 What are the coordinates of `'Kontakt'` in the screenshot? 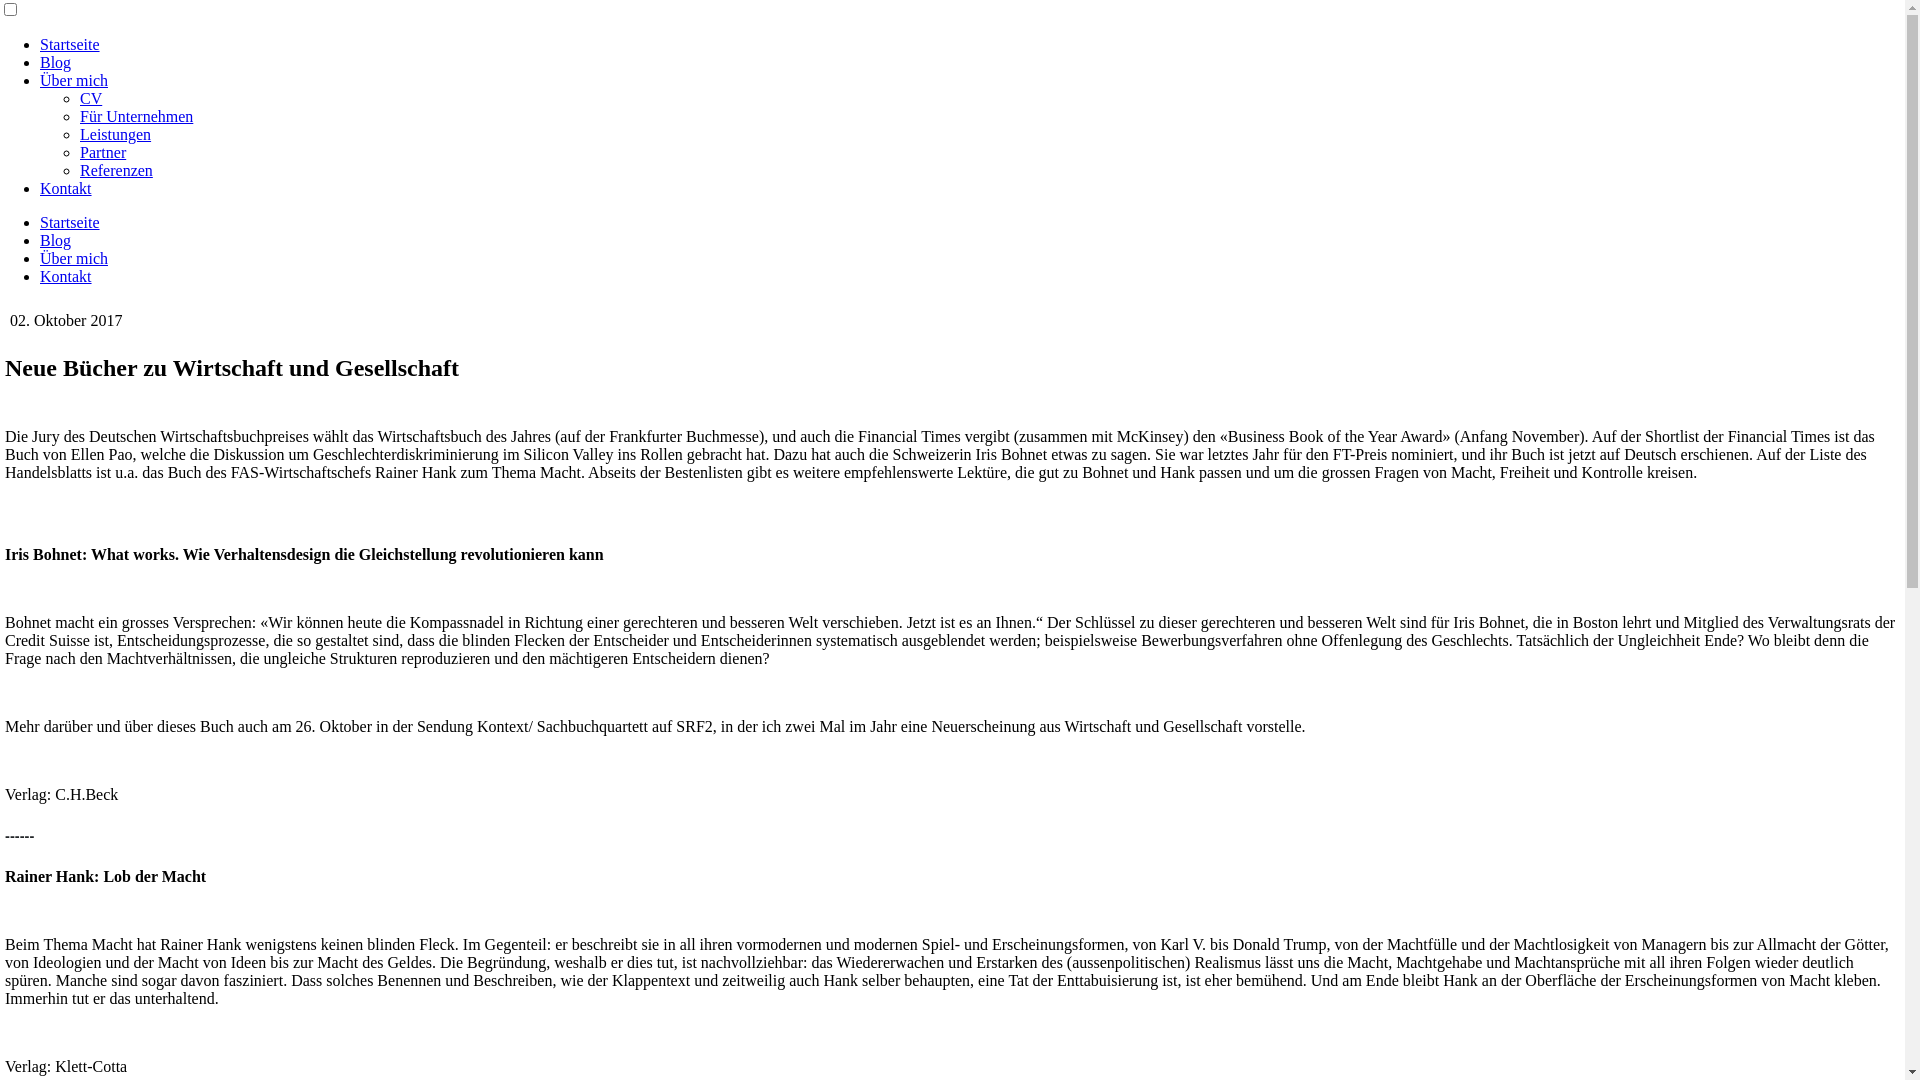 It's located at (66, 188).